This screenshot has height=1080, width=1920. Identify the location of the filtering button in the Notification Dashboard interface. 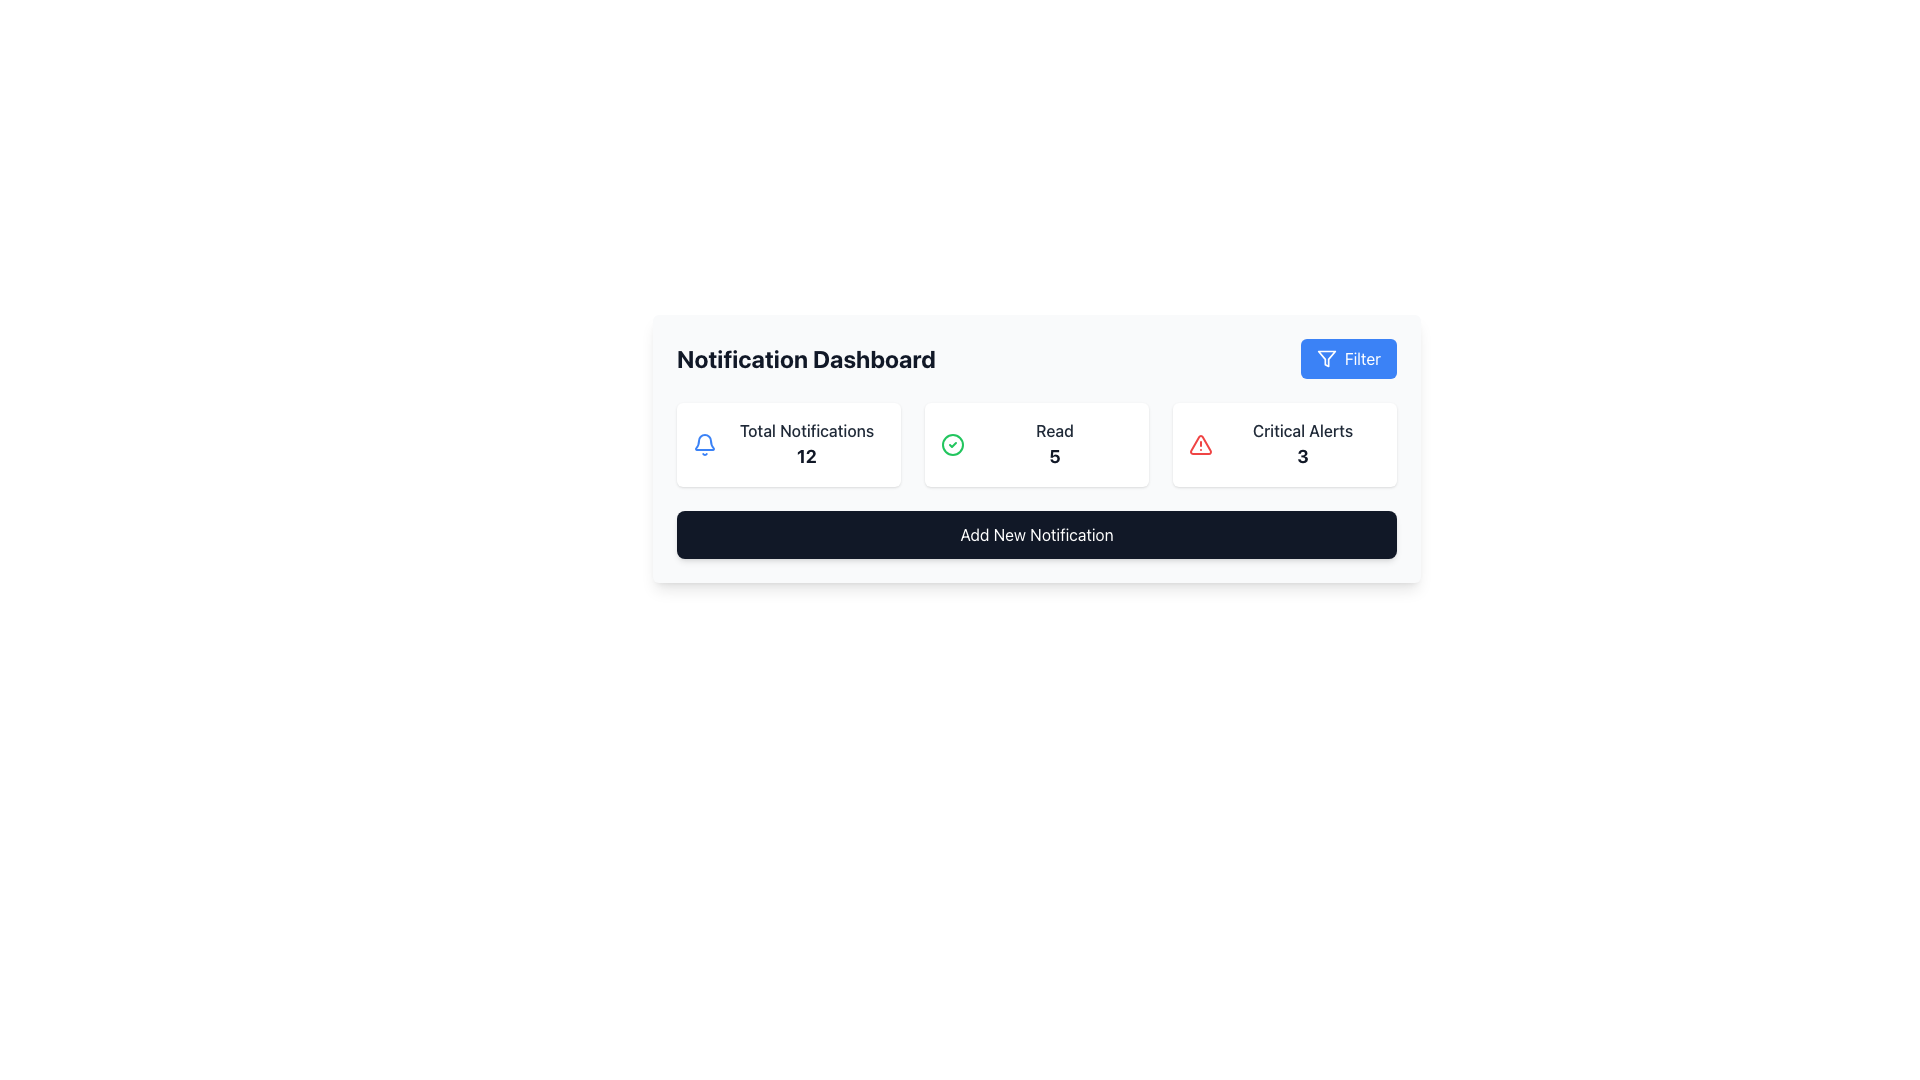
(1348, 357).